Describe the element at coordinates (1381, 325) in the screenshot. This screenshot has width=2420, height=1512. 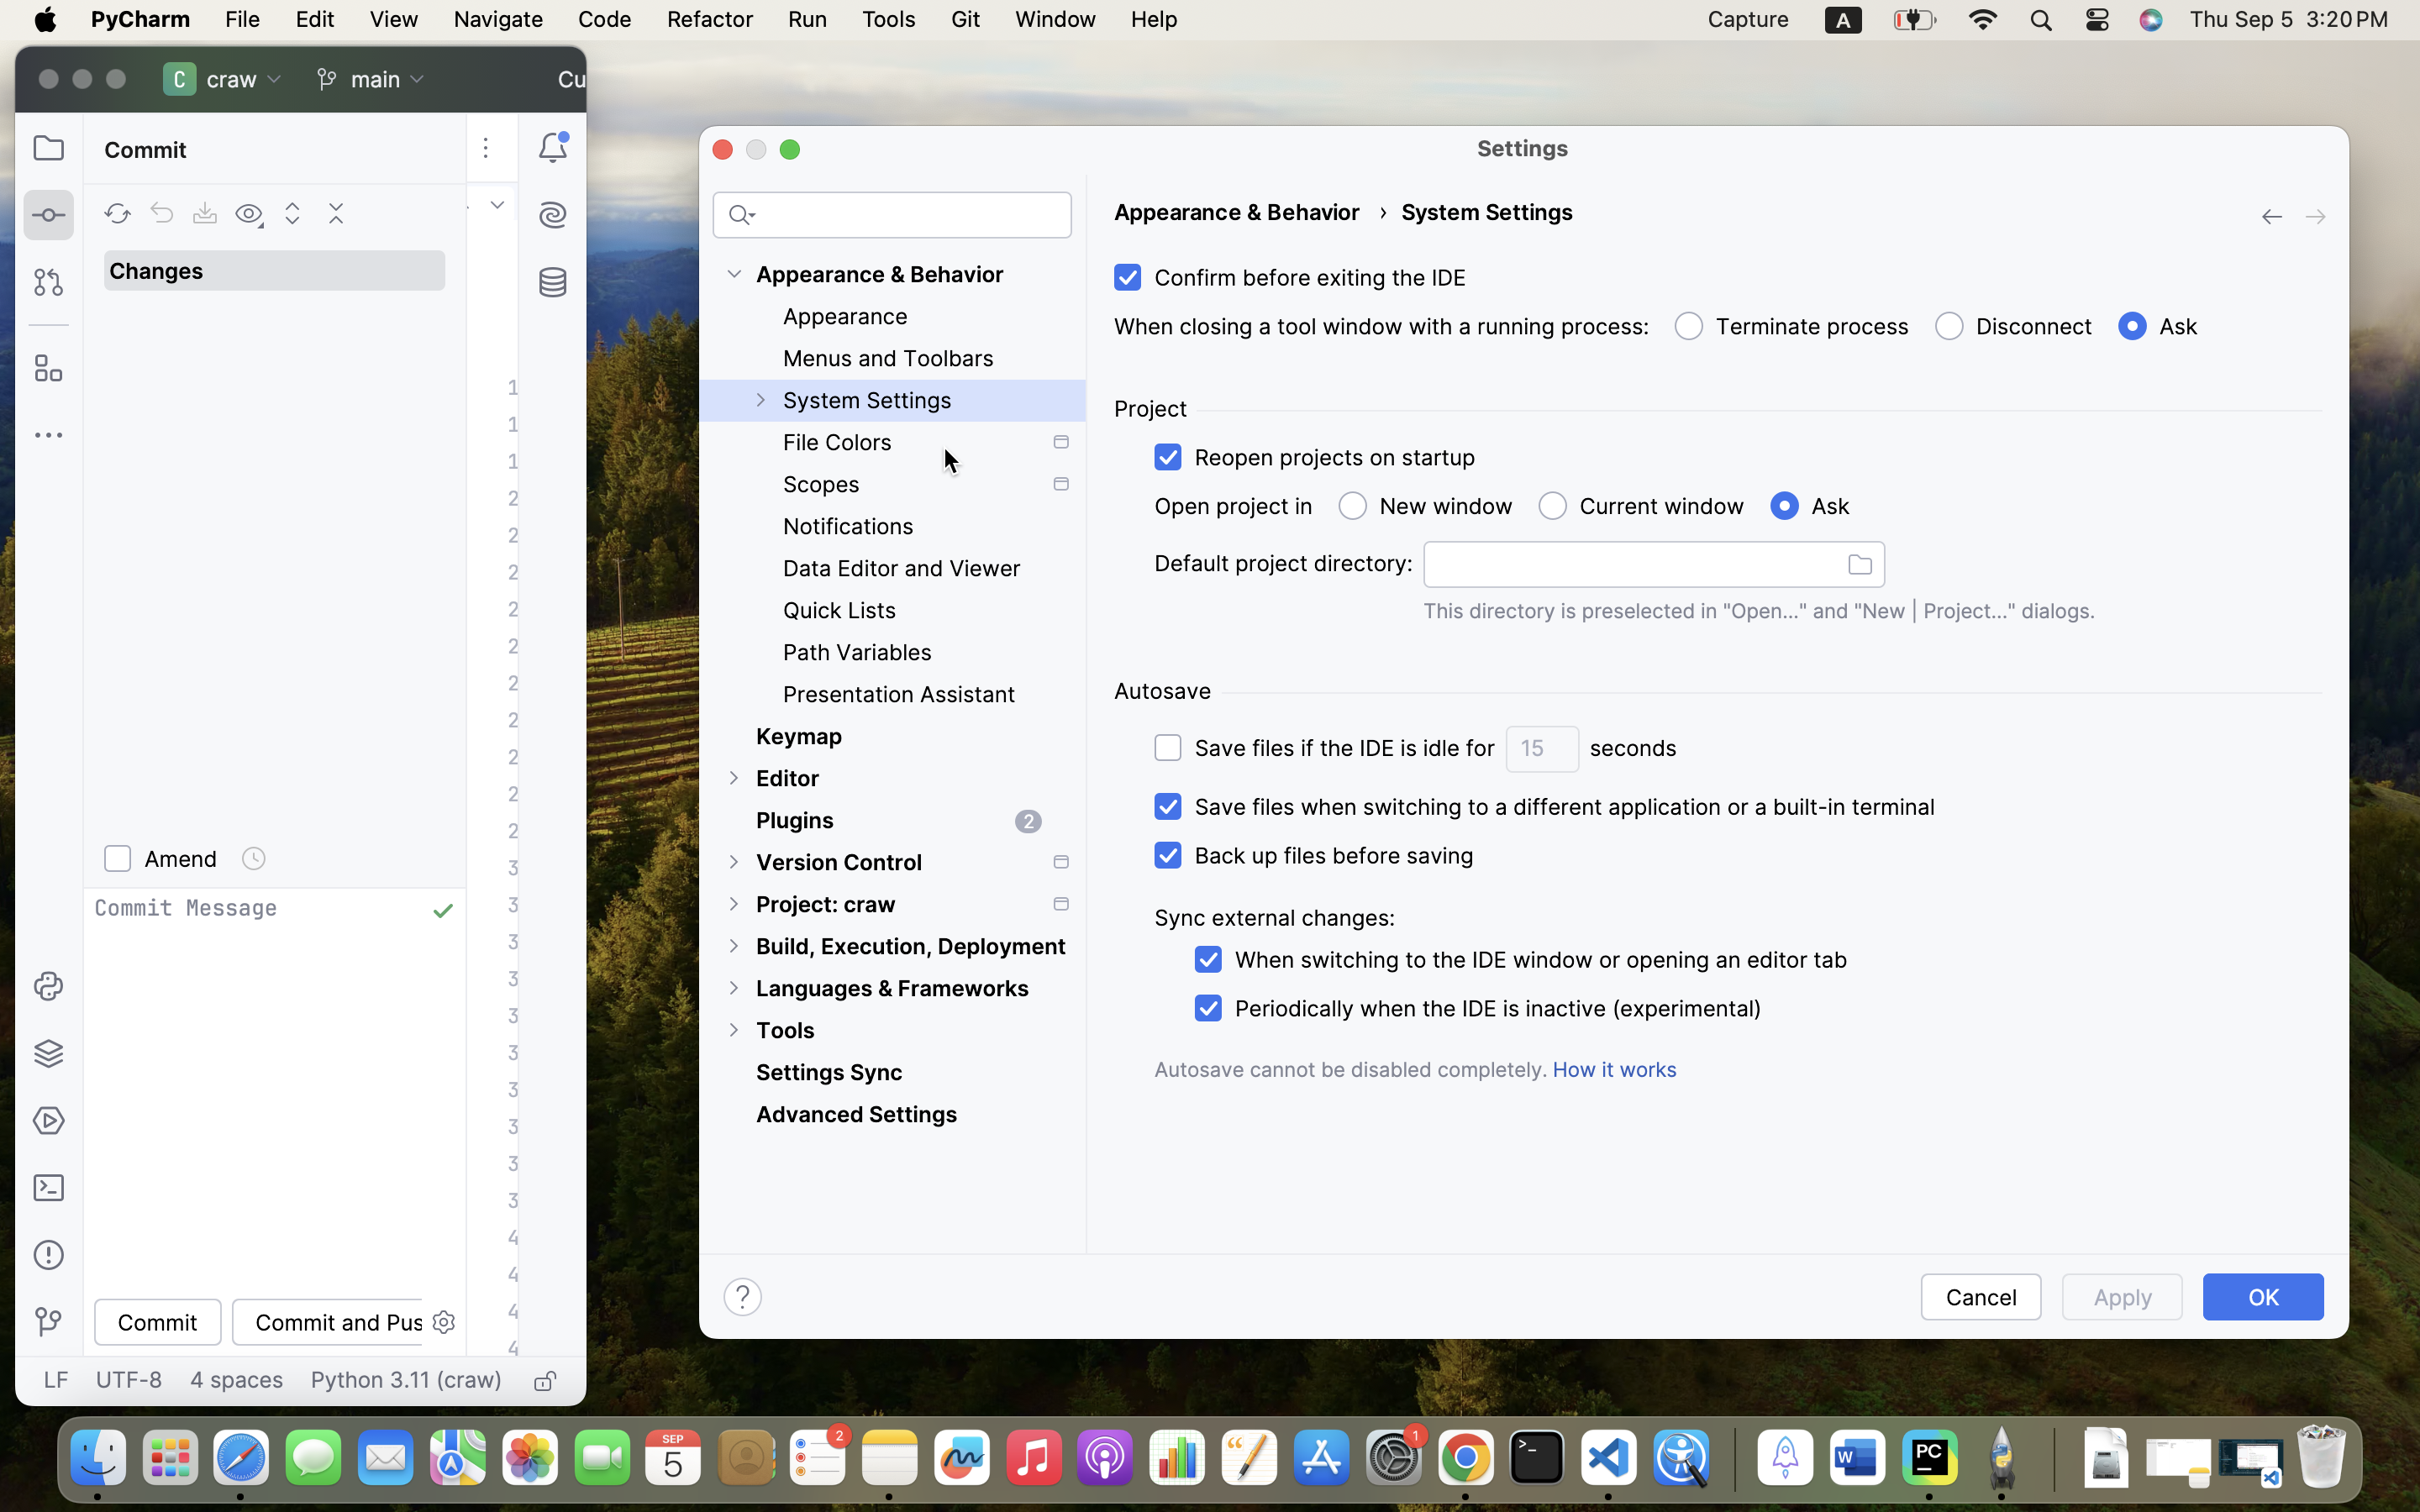
I see `'When closing a tool window with a running process:'` at that location.